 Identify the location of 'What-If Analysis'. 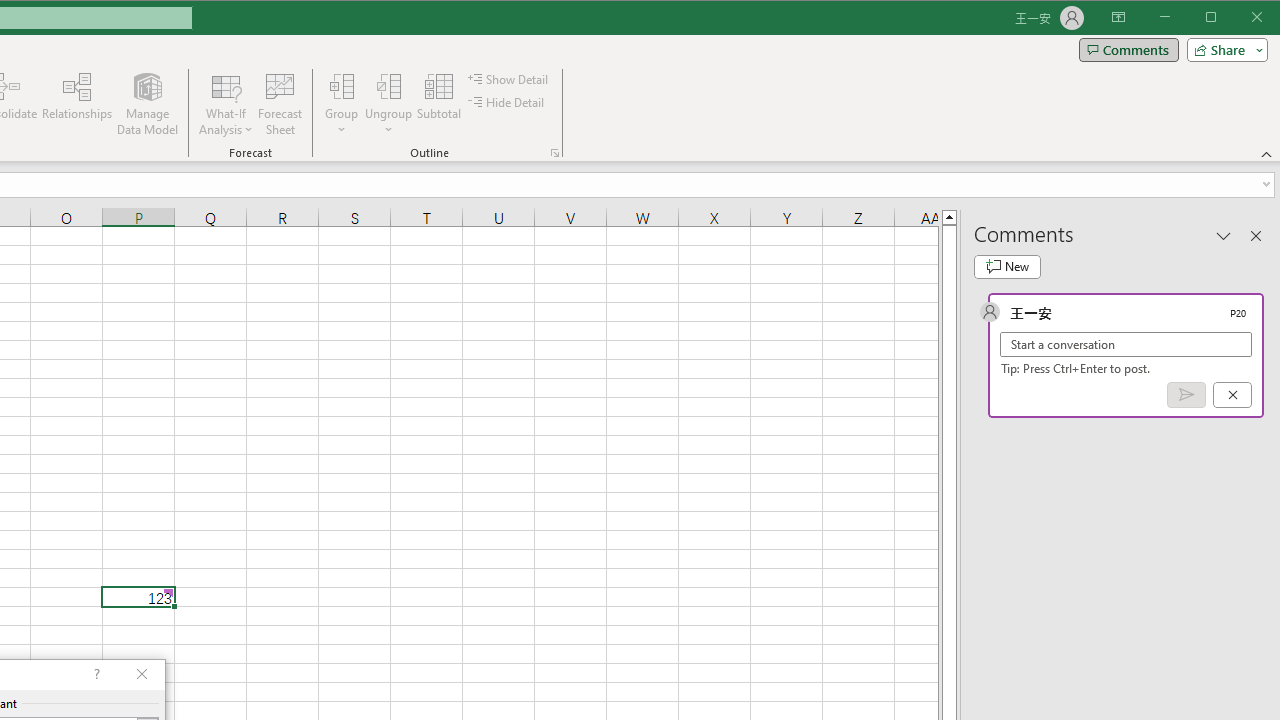
(226, 104).